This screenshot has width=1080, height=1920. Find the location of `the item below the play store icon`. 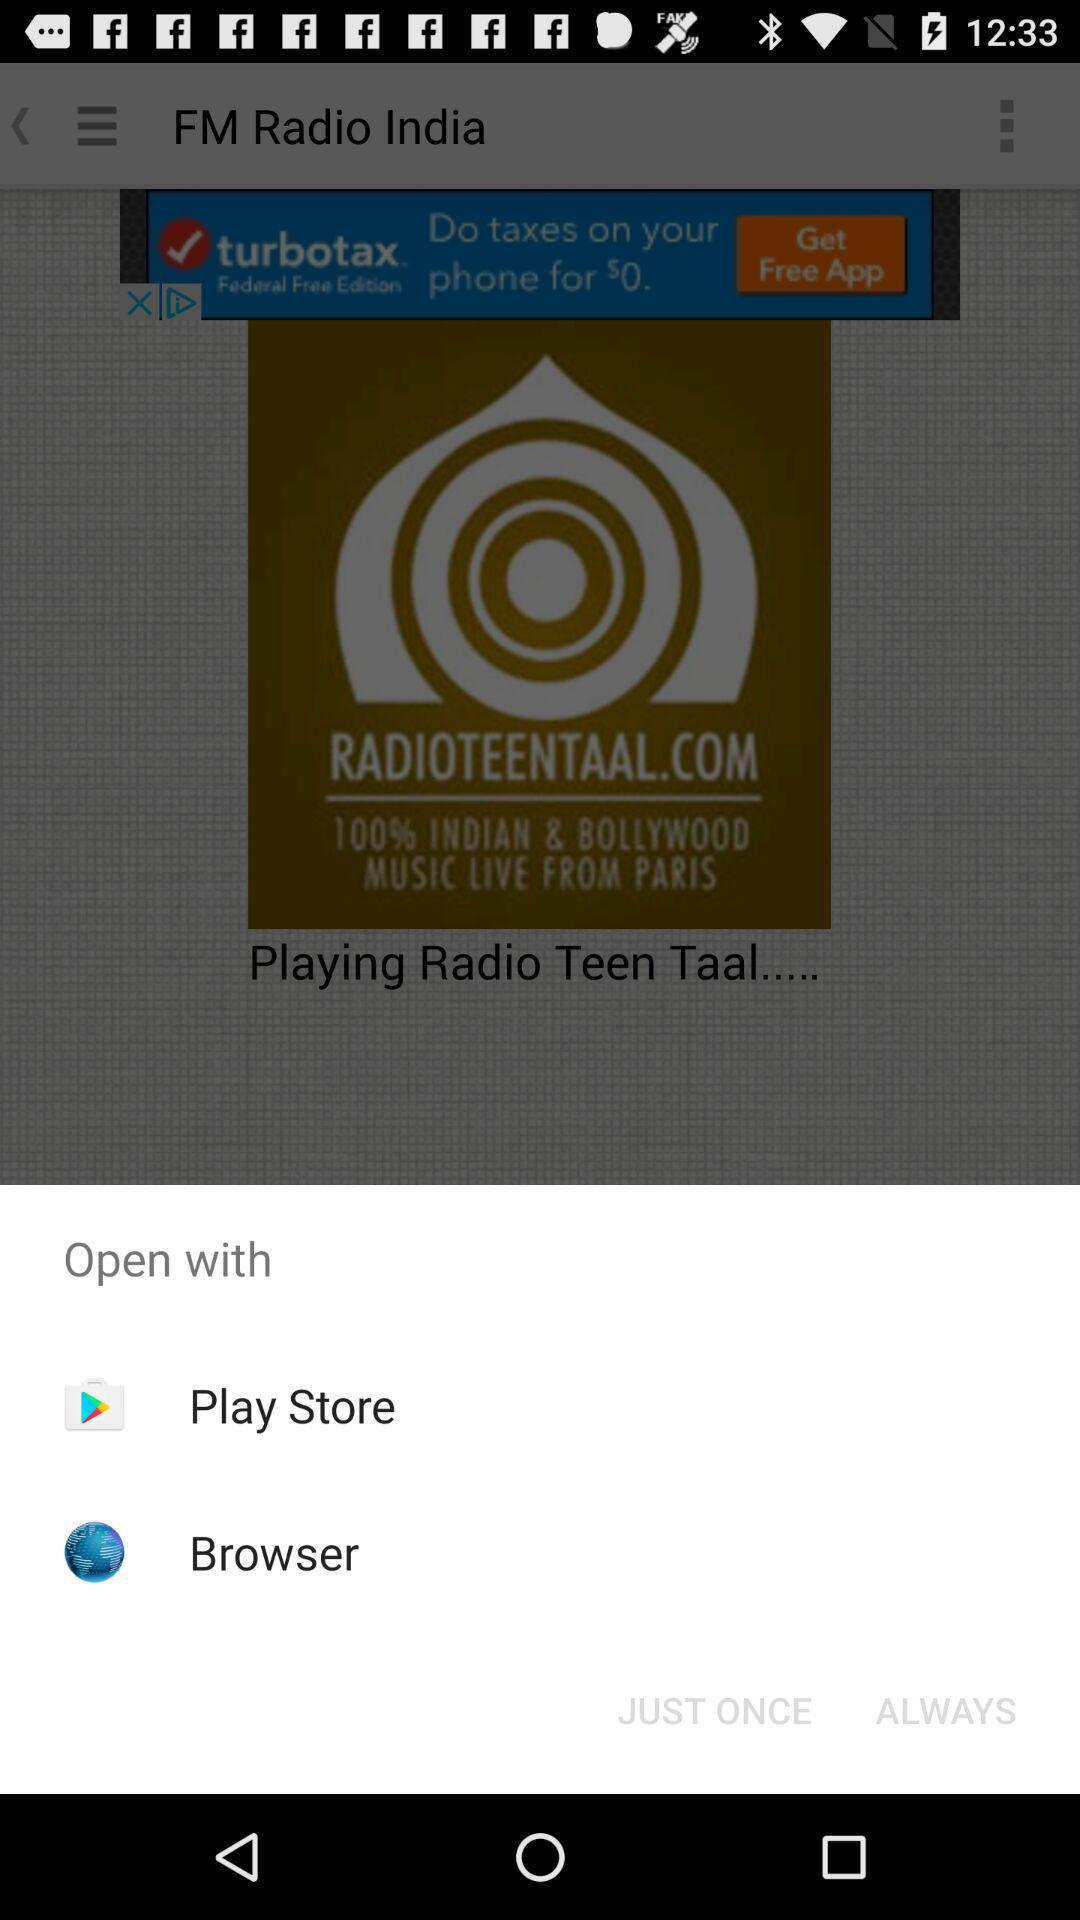

the item below the play store icon is located at coordinates (274, 1551).